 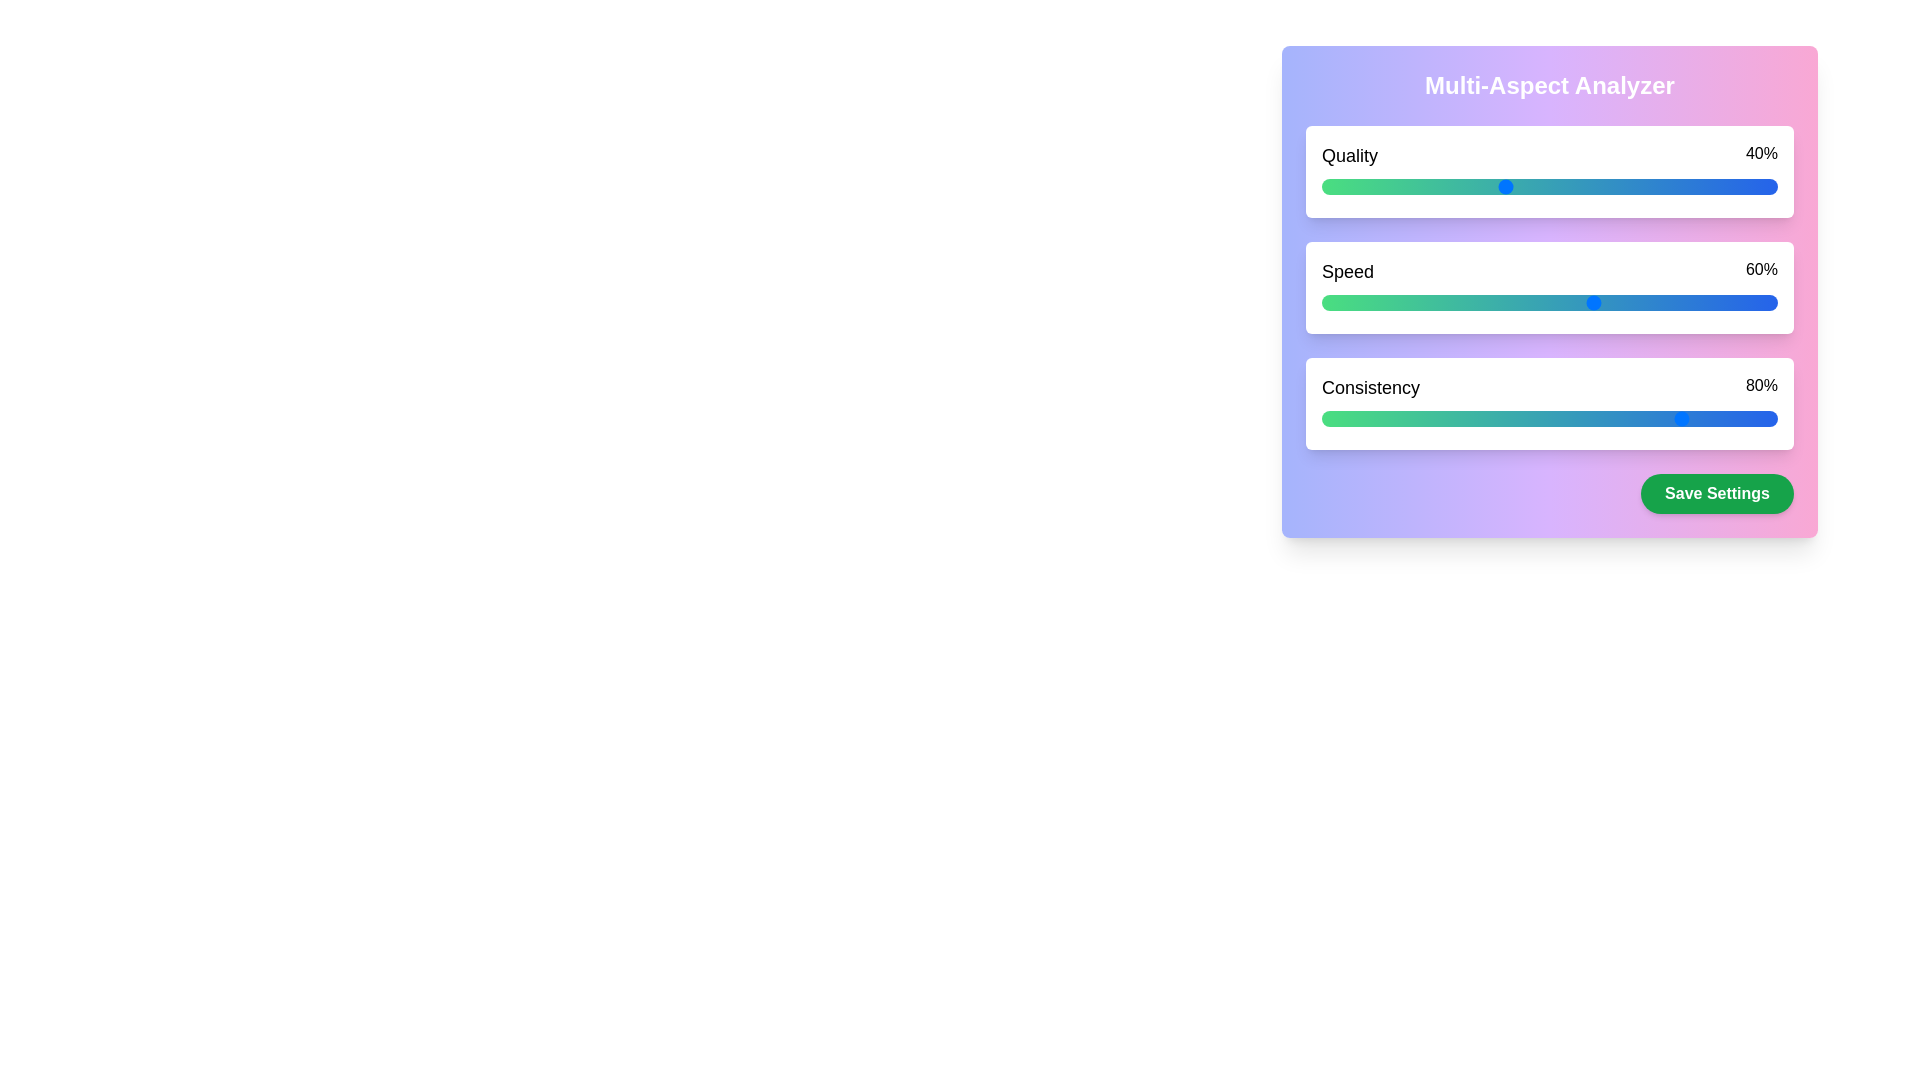 What do you see at coordinates (1716, 493) in the screenshot?
I see `the 'Save Settings' button, which has a green background and white bold text, to observe the hover effect` at bounding box center [1716, 493].